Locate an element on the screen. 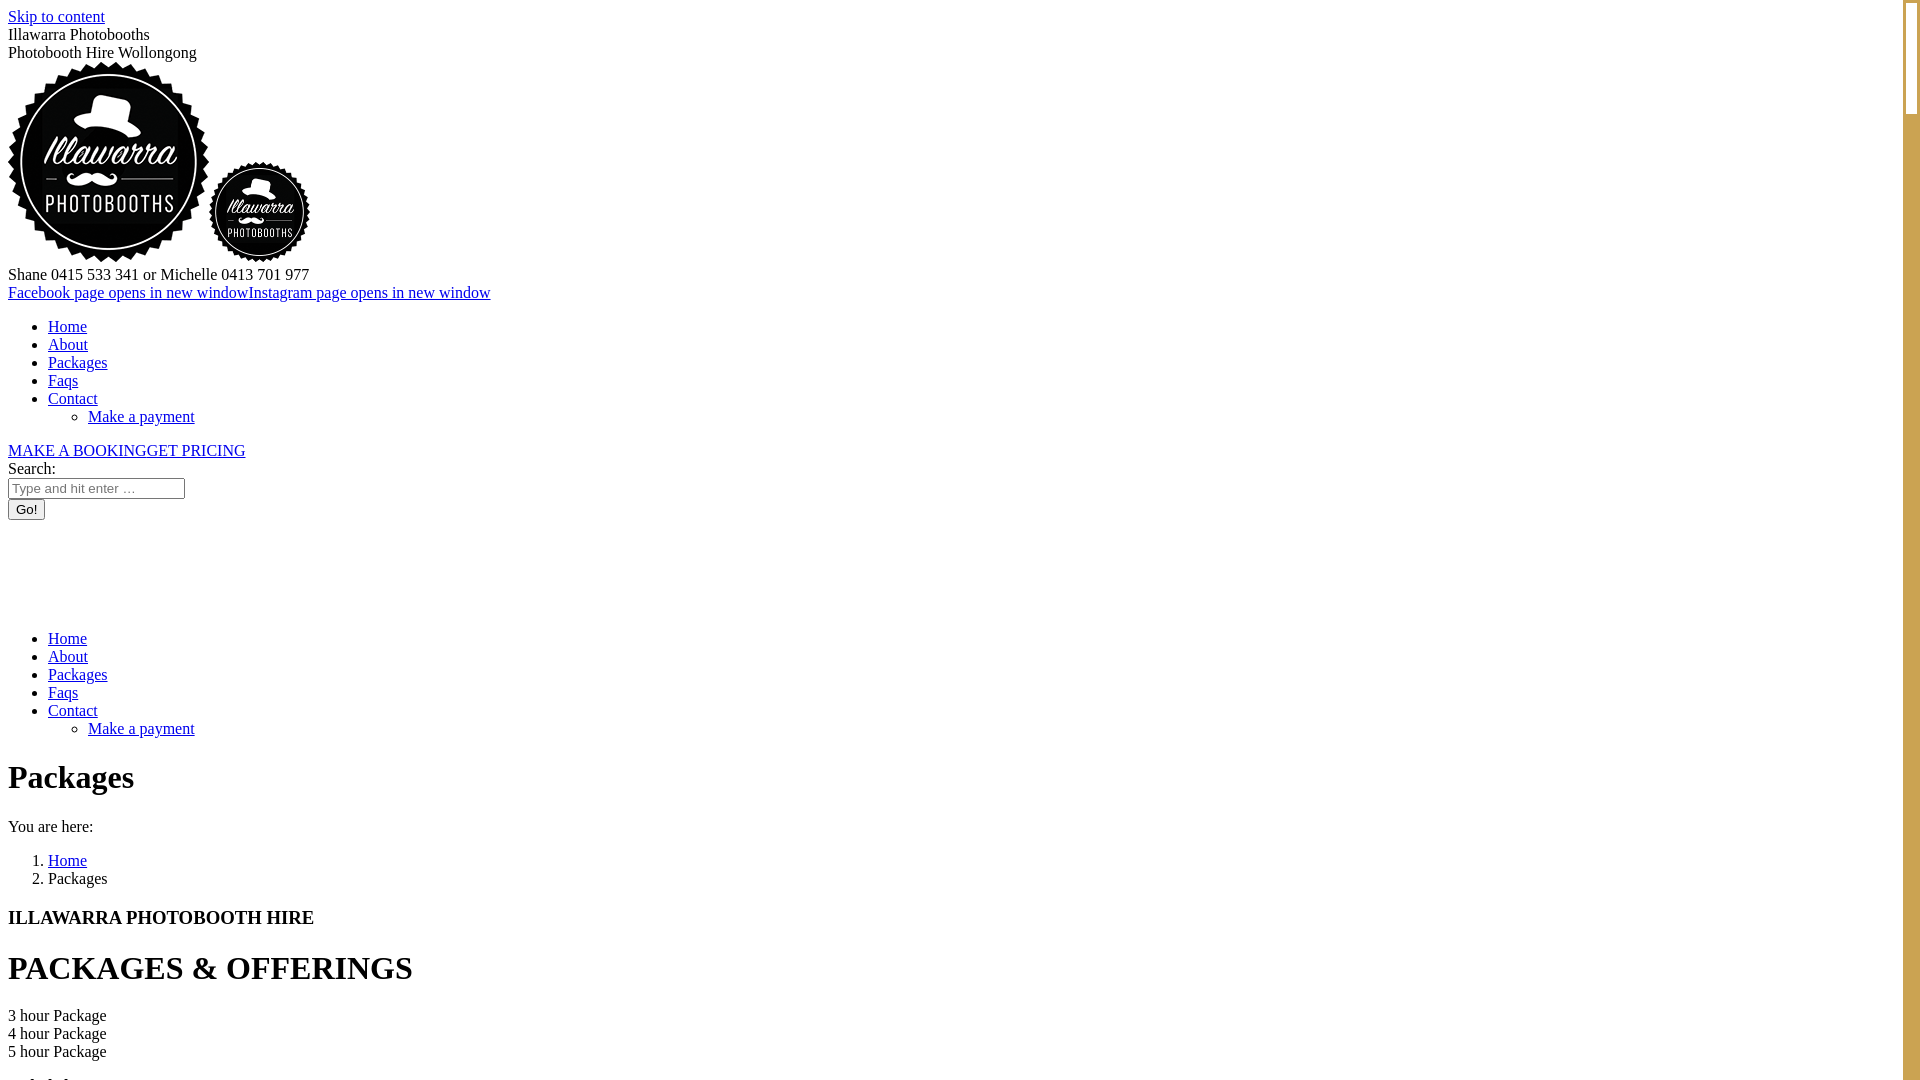 This screenshot has height=1080, width=1920. 'Contact' is located at coordinates (72, 709).